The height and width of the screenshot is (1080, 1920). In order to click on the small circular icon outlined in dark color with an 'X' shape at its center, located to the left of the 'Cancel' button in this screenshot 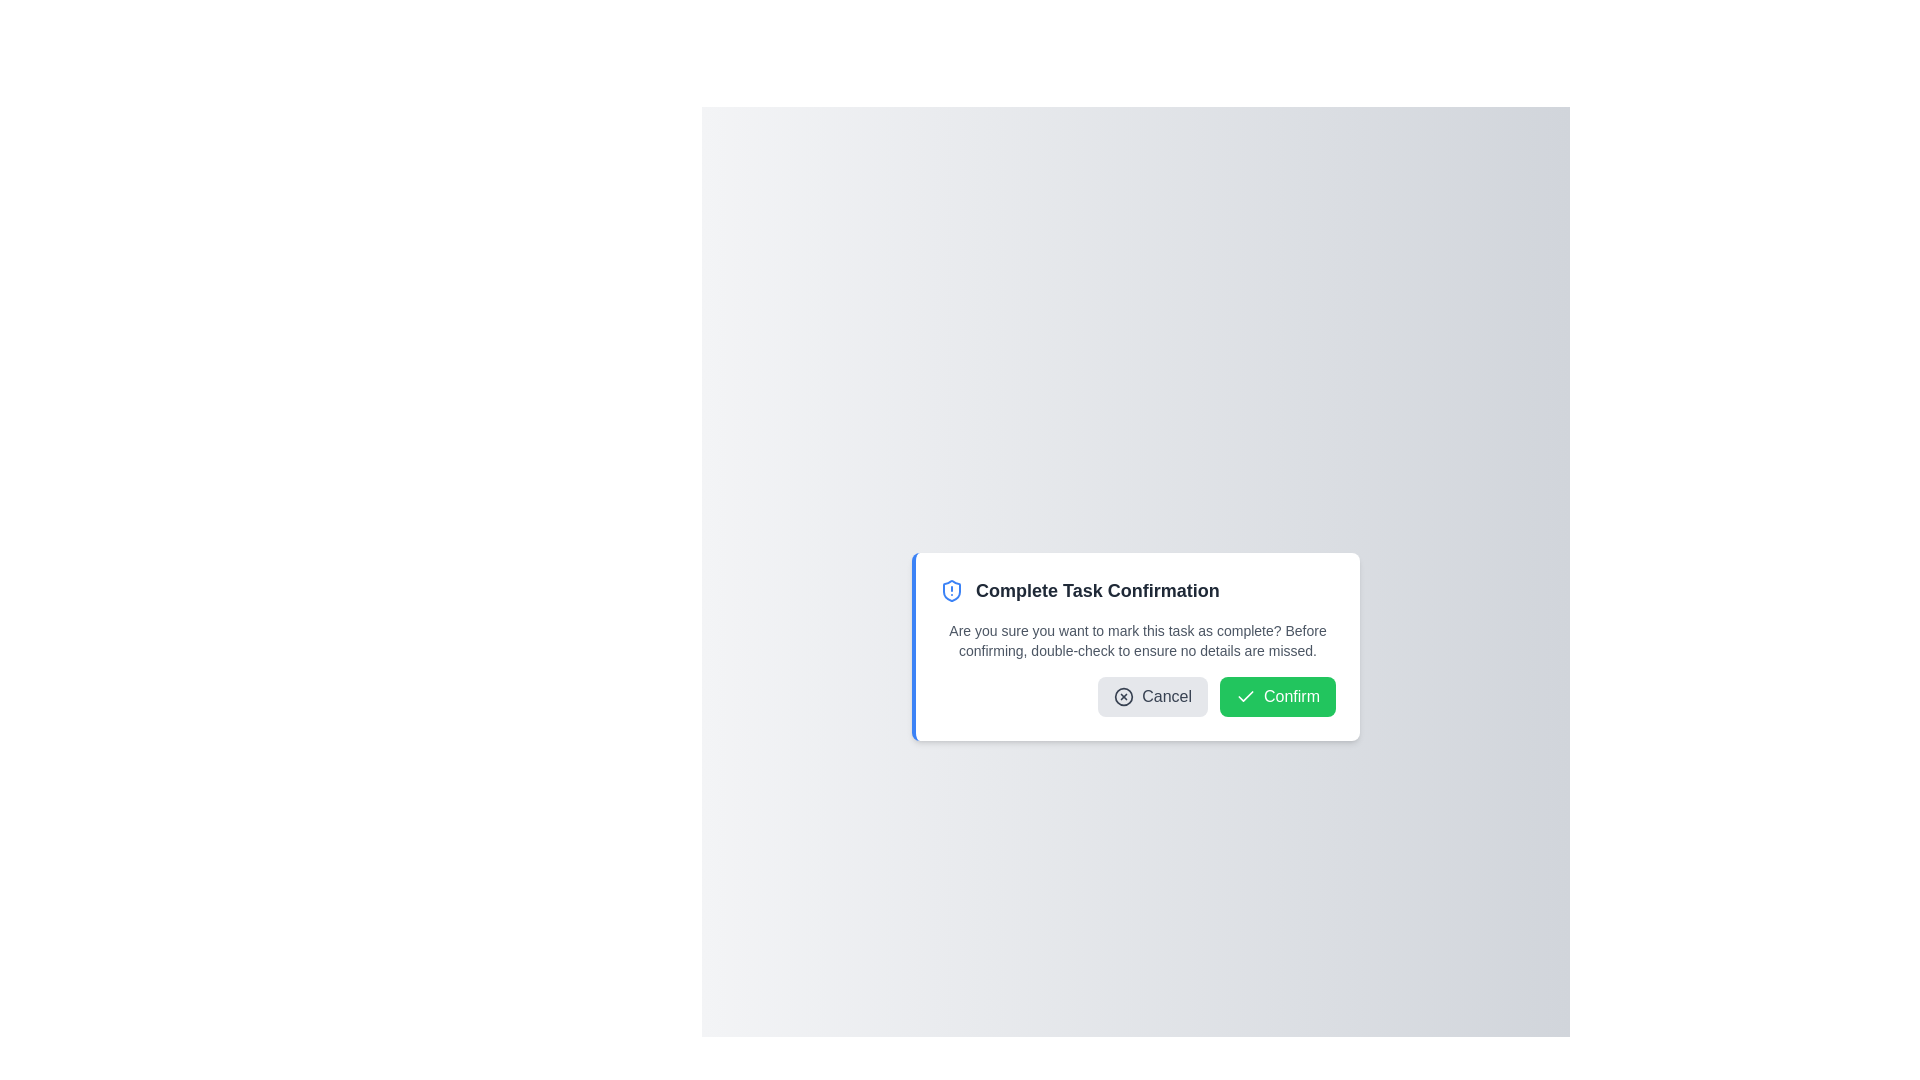, I will do `click(1124, 696)`.